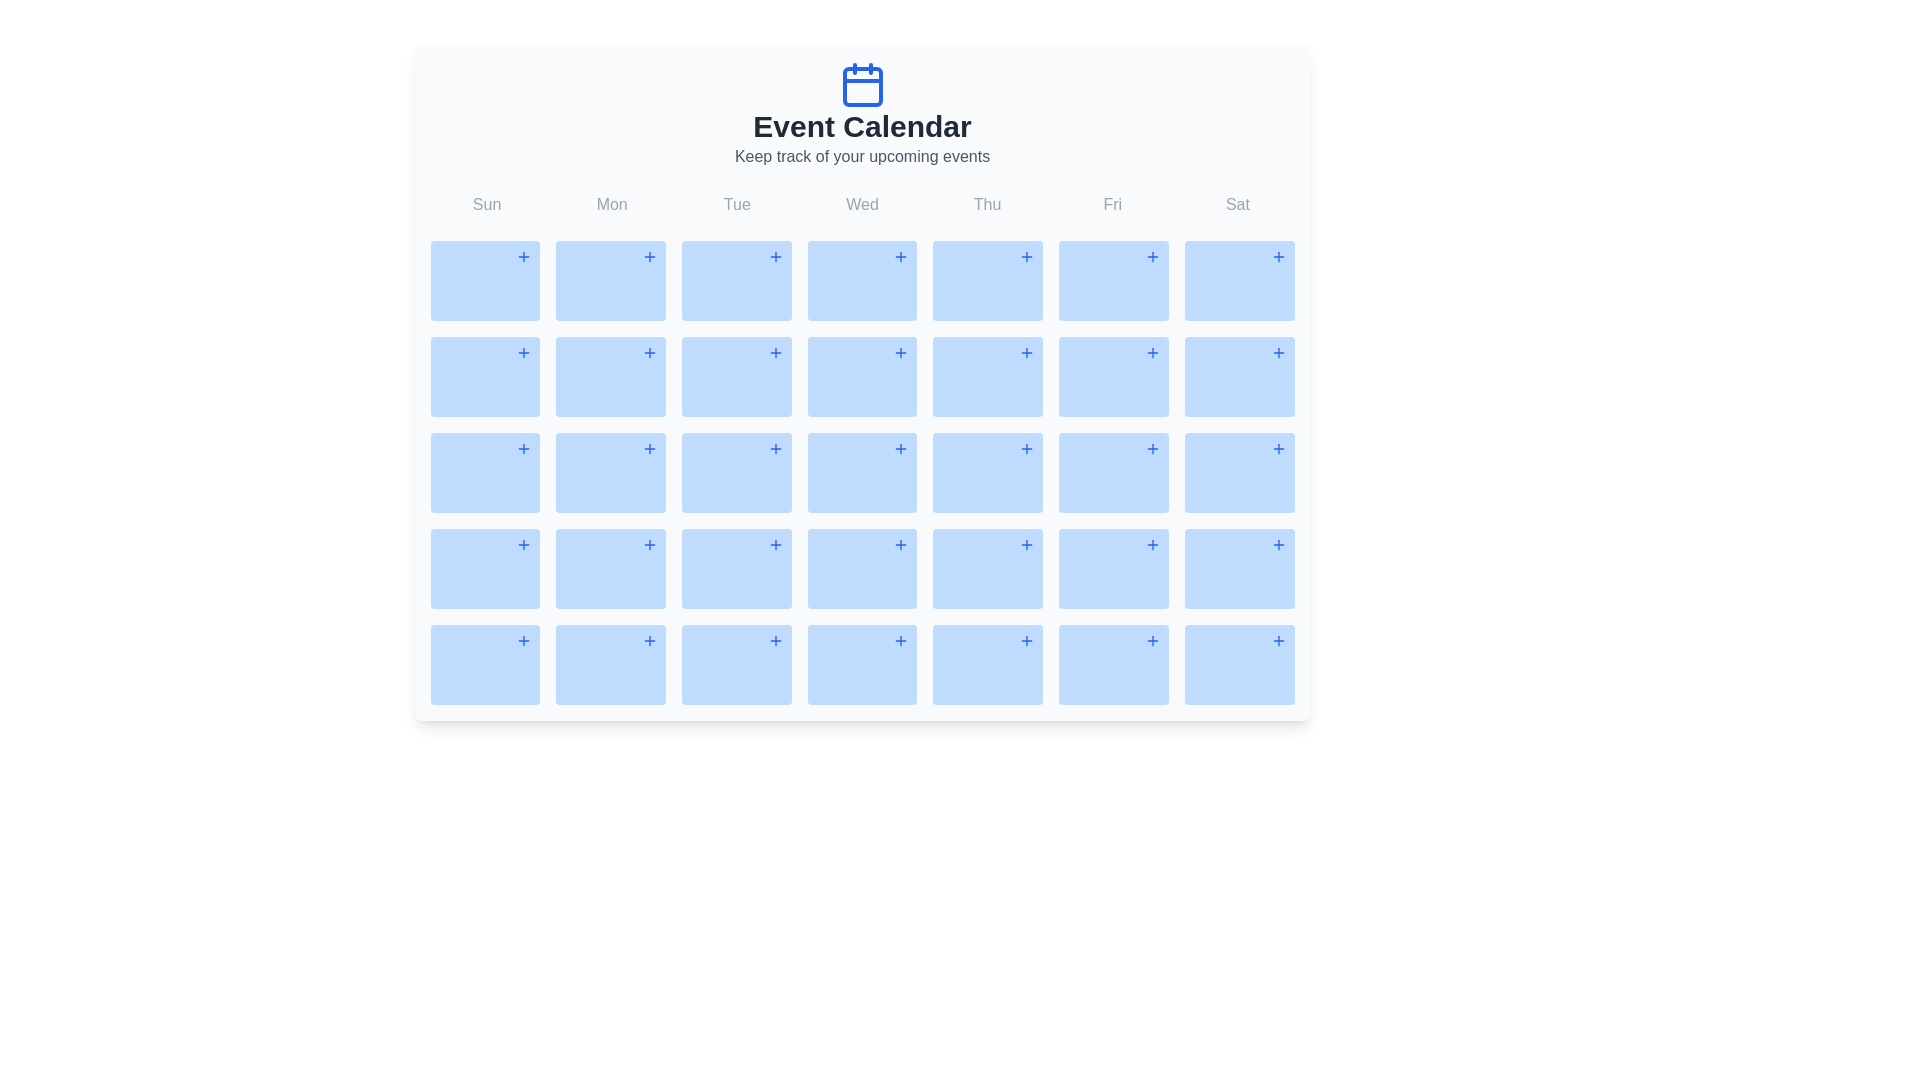 This screenshot has height=1080, width=1920. I want to click on the calendar grid cell representing Thursday, so click(988, 281).